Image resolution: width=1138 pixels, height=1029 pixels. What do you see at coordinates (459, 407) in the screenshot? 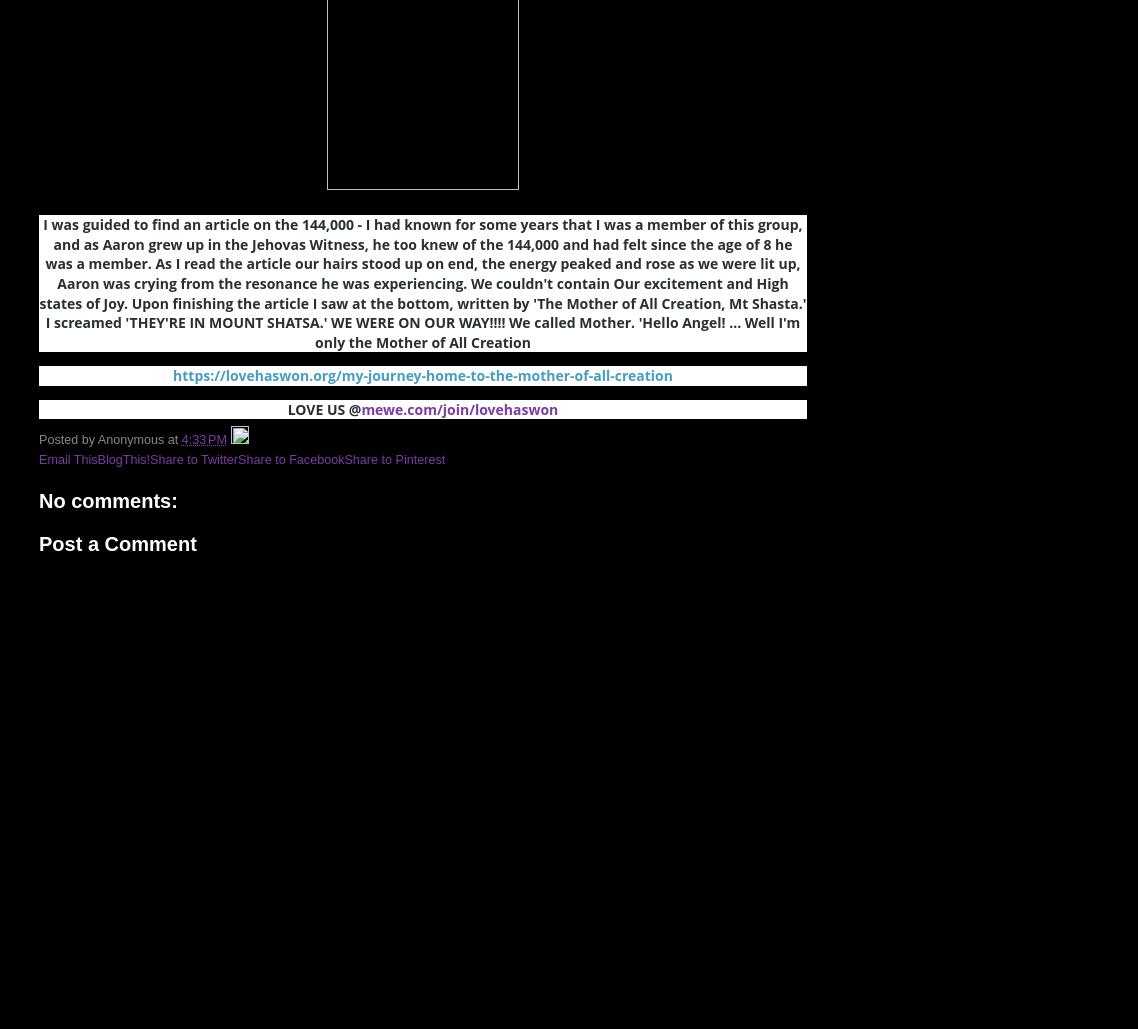
I see `'mewe.com/join/lovehaswon'` at bounding box center [459, 407].